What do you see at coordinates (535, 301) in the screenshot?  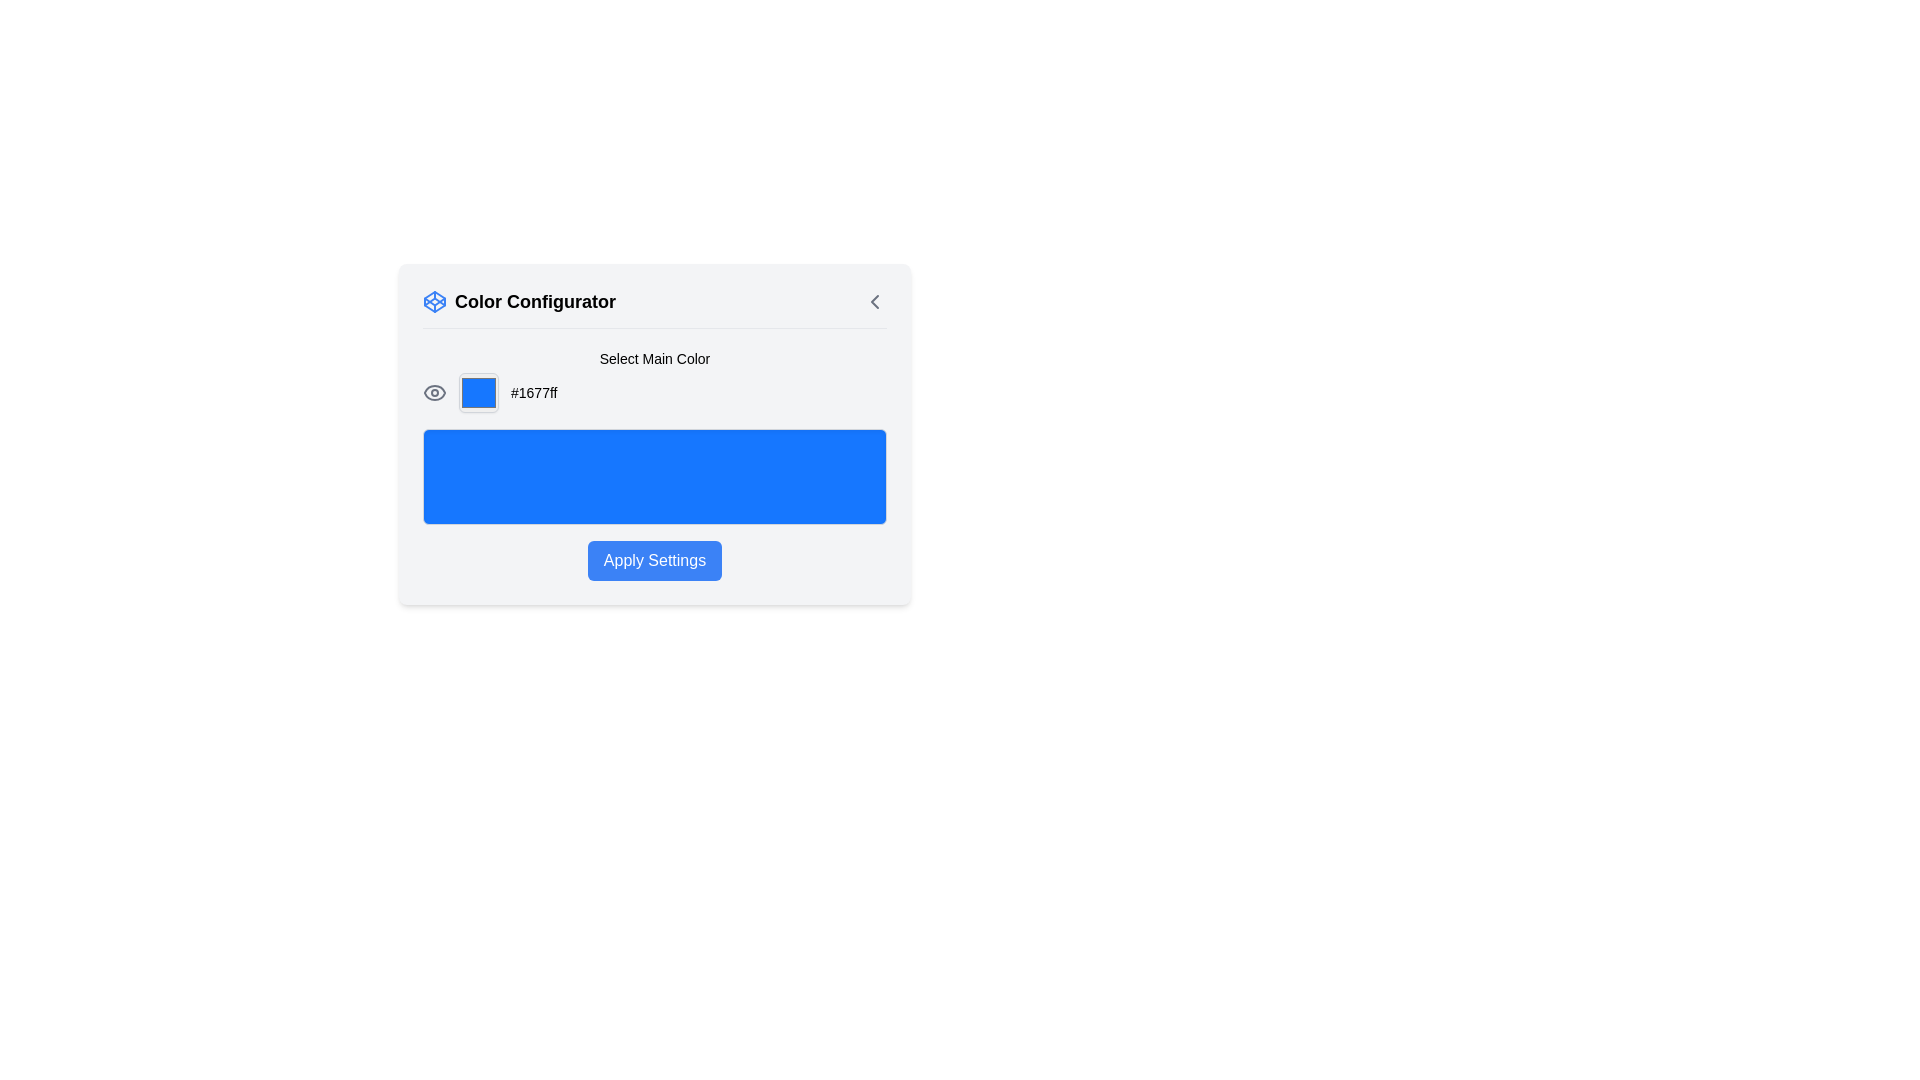 I see `the 'Color Configurator' text label located at the top of the panel, which serves as a title for the UI section that follows` at bounding box center [535, 301].